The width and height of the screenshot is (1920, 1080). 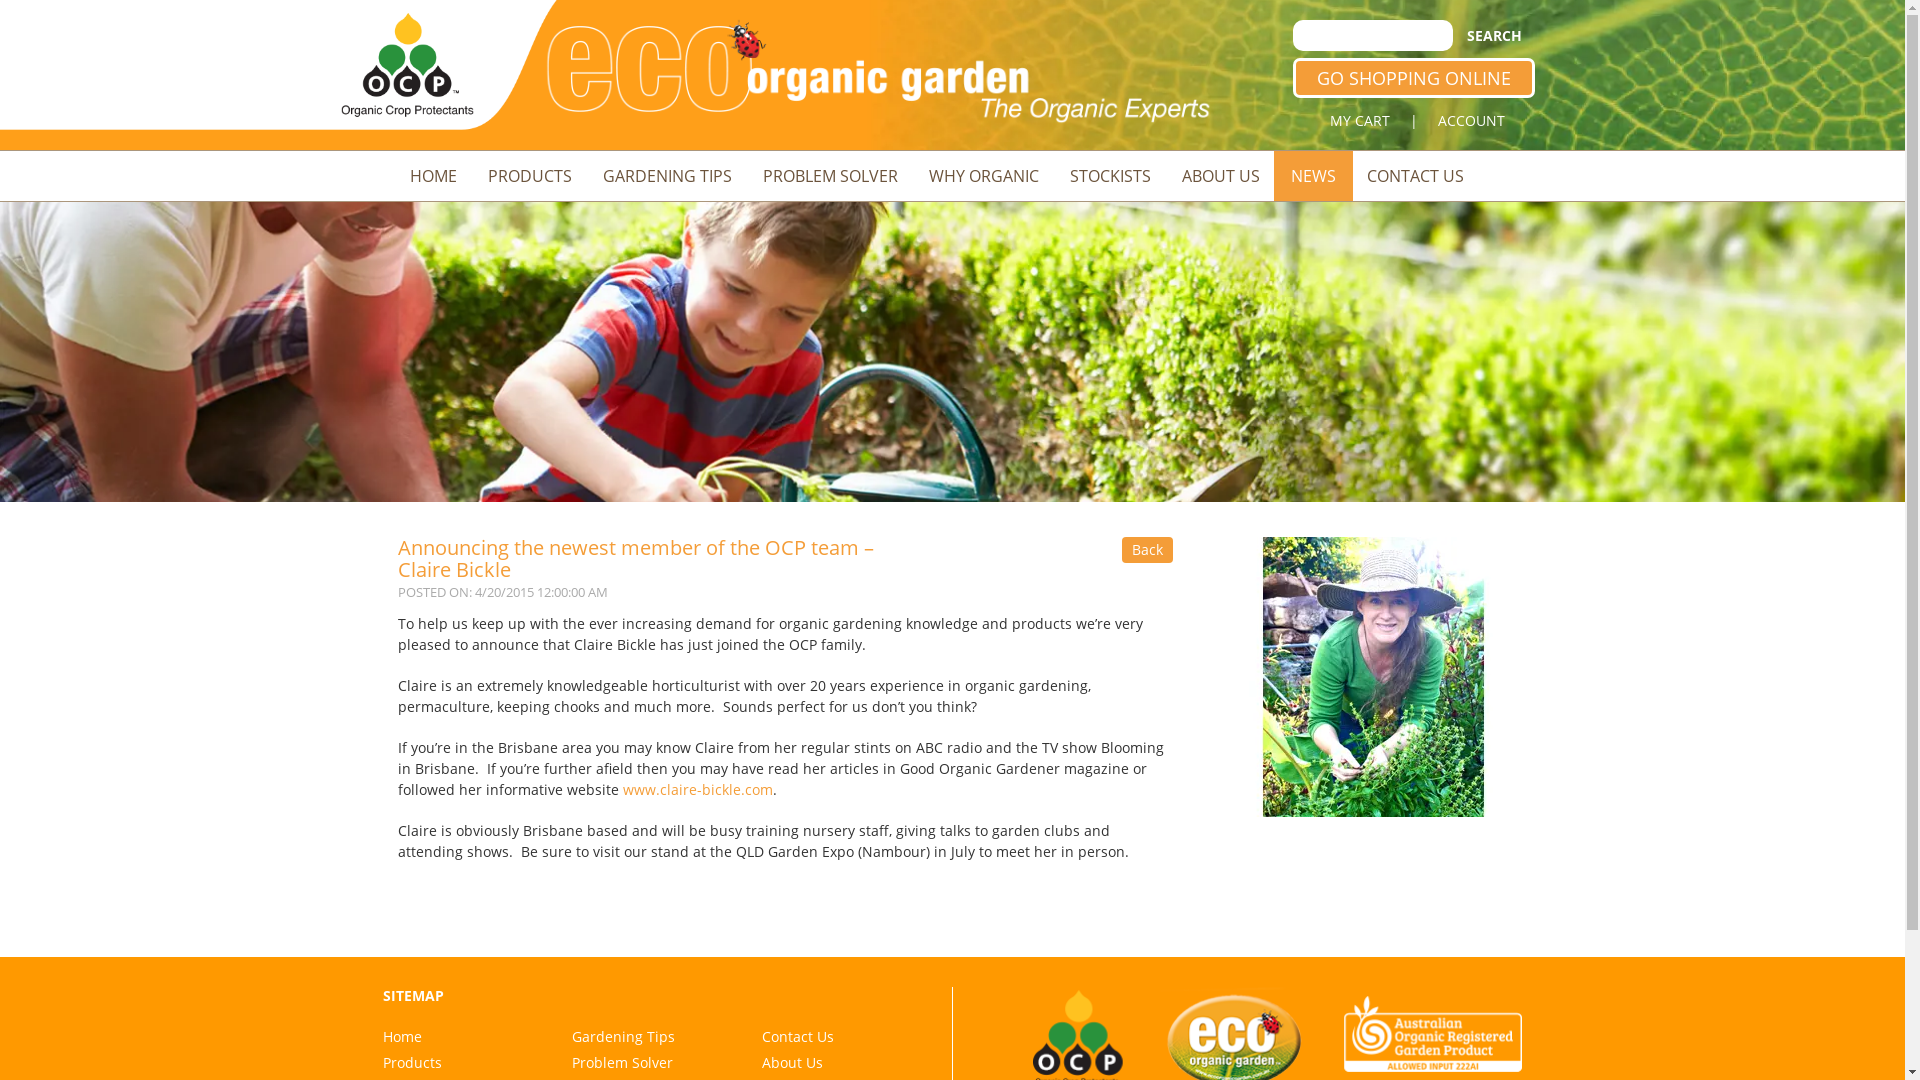 I want to click on 'STOCKISTS', so click(x=1108, y=175).